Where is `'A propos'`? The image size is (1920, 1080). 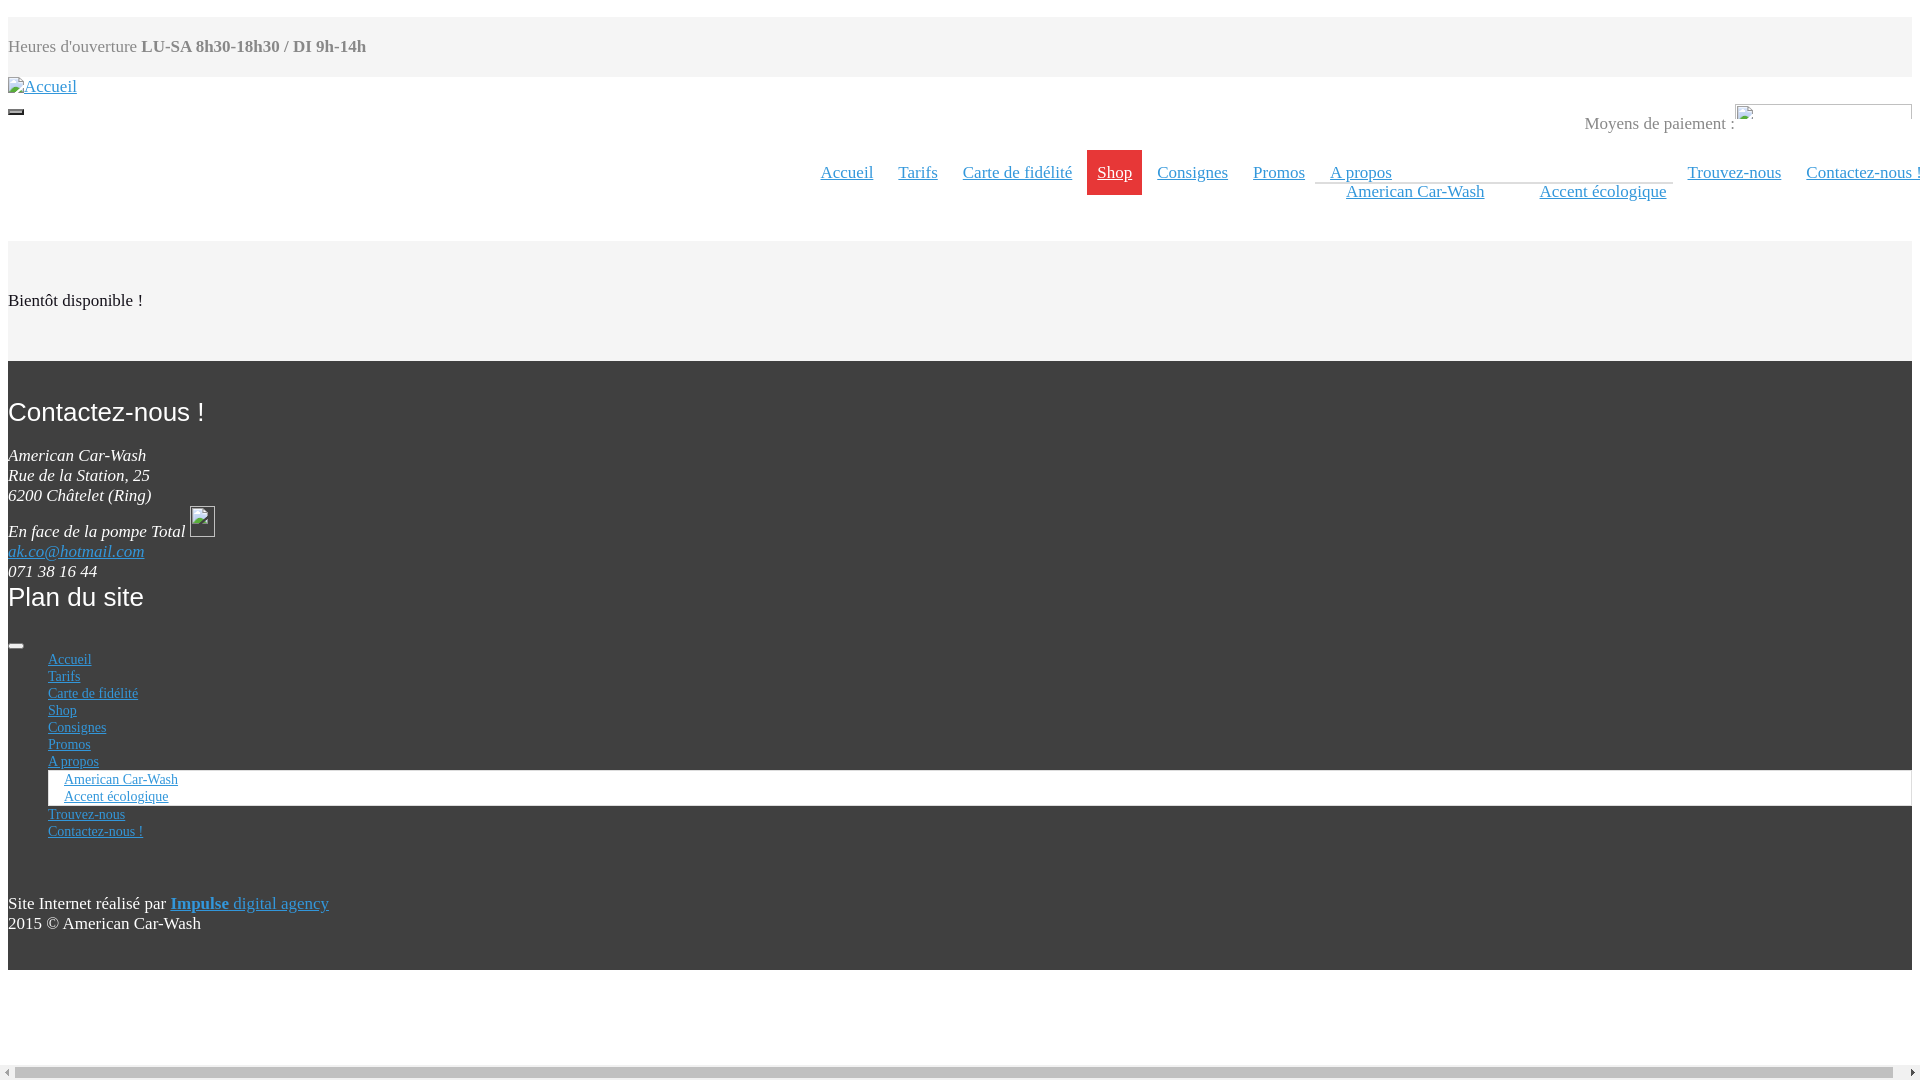 'A propos' is located at coordinates (73, 761).